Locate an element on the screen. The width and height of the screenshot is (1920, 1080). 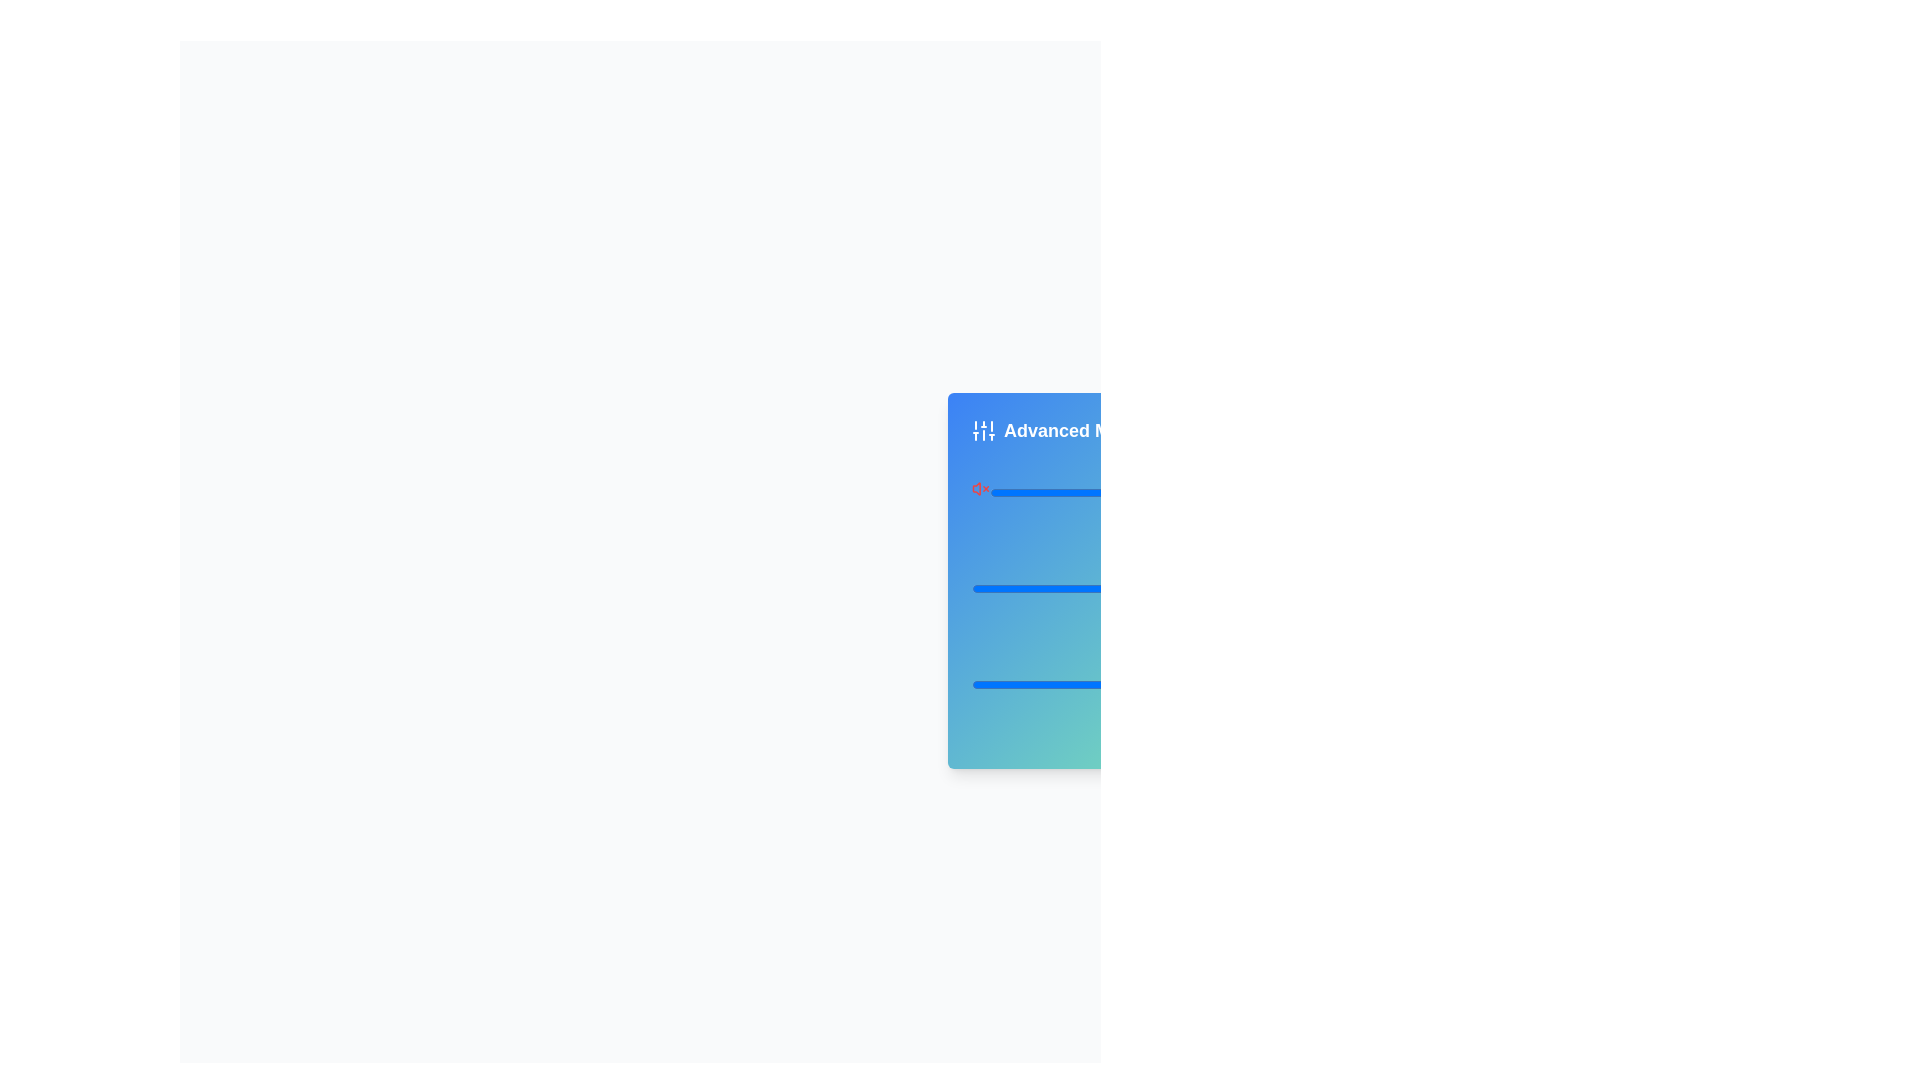
the balance value is located at coordinates (1186, 588).